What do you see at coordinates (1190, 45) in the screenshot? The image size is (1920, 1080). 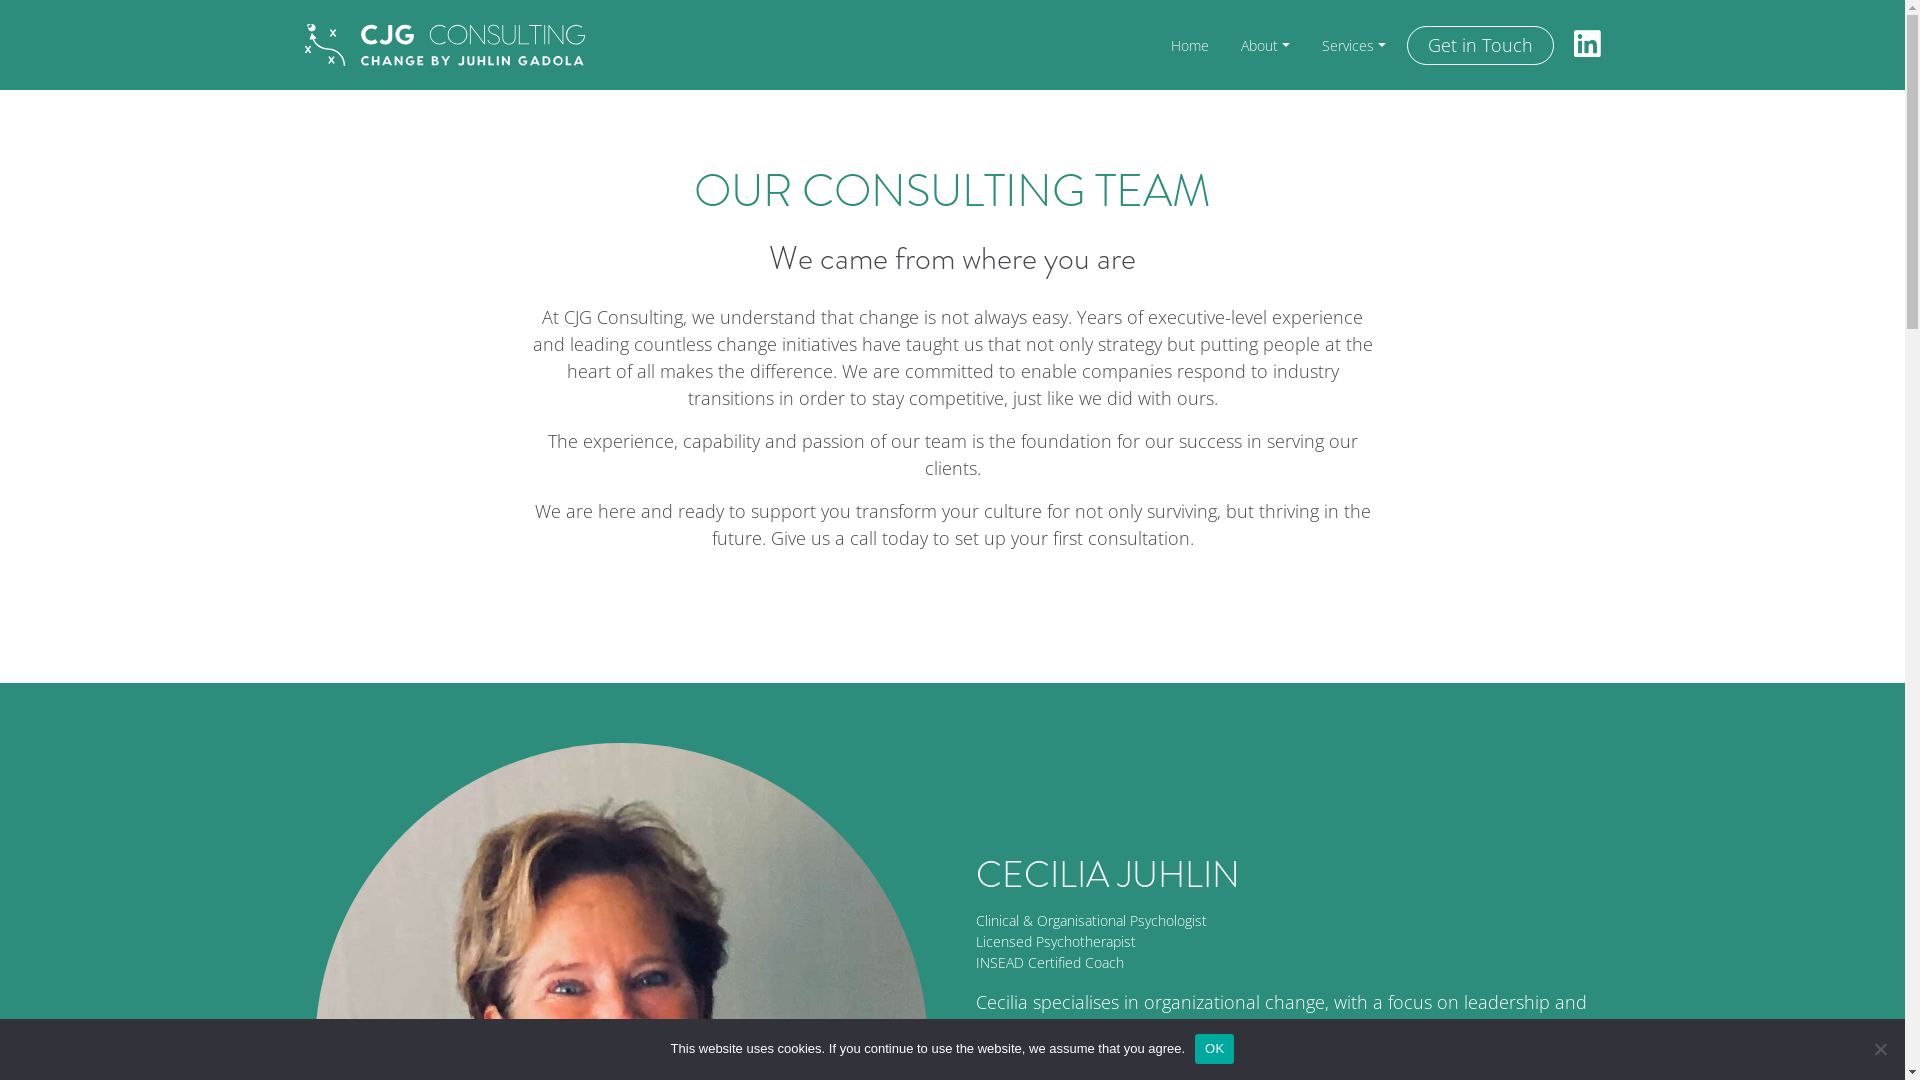 I see `'Home'` at bounding box center [1190, 45].